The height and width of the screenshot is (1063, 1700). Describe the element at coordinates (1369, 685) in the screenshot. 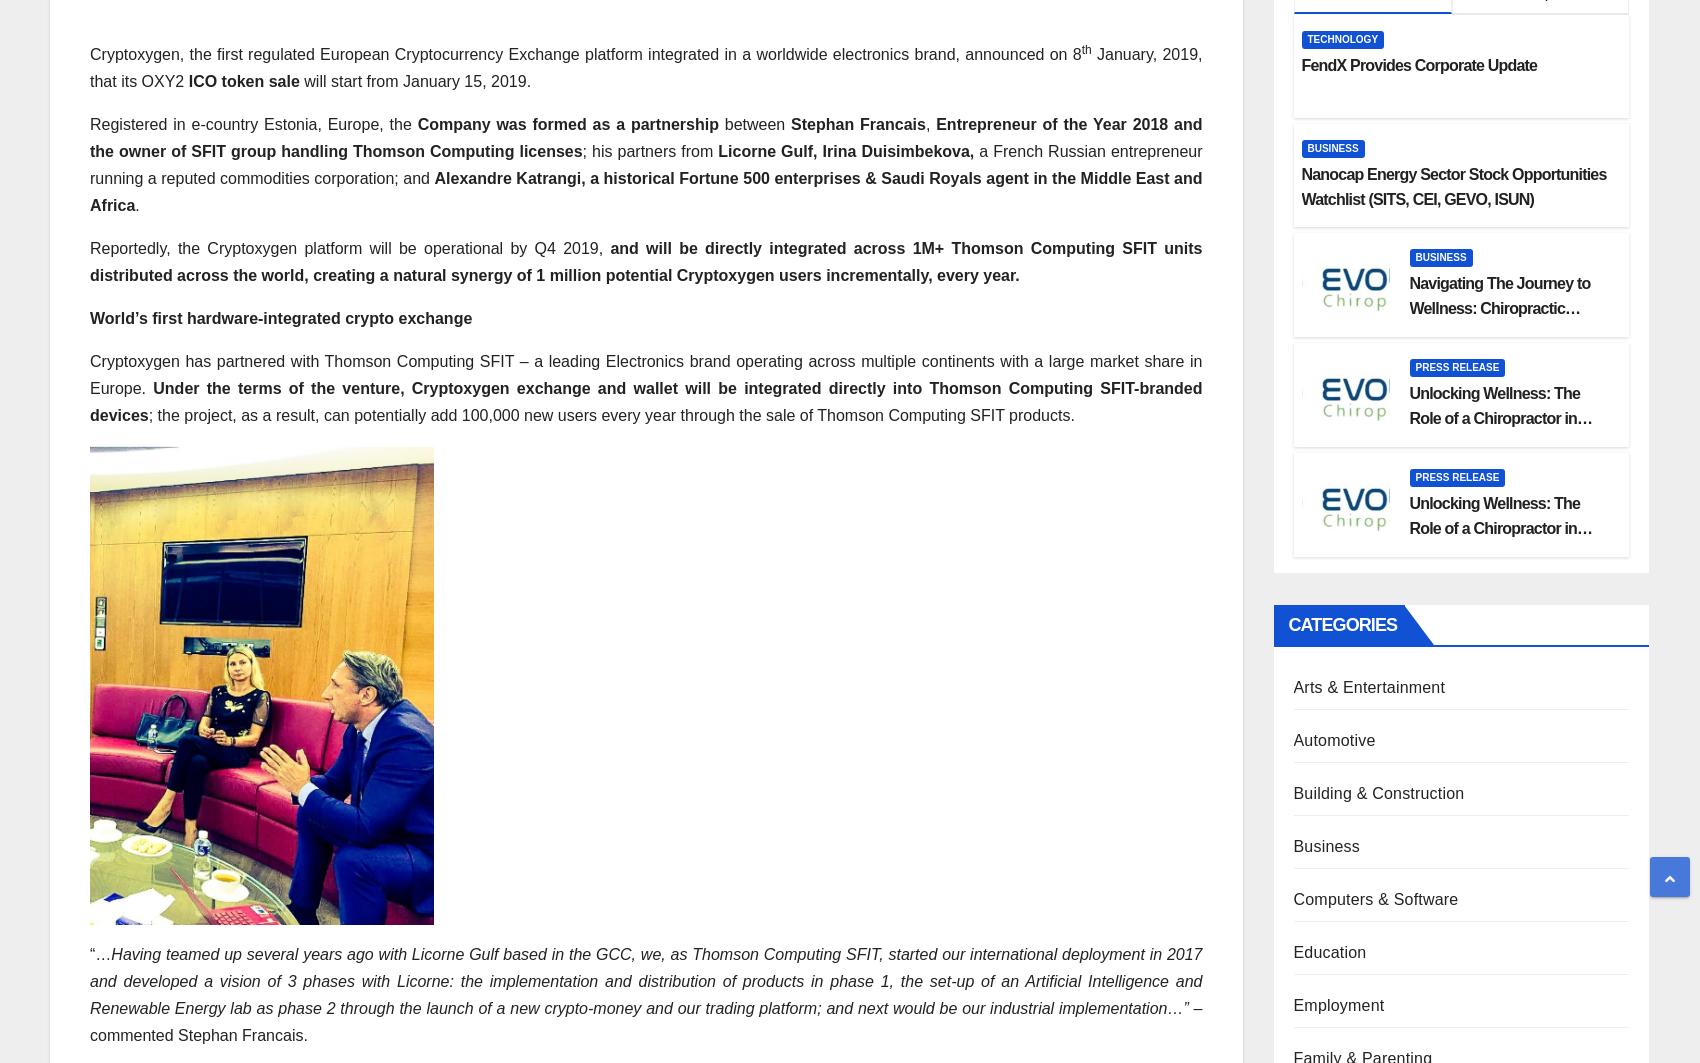

I see `'Arts & Entertainment'` at that location.